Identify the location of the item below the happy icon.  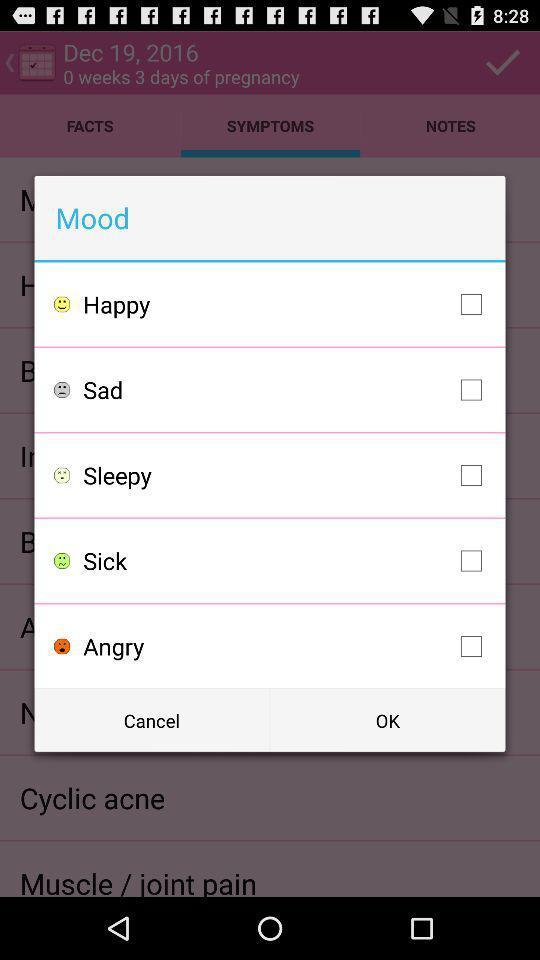
(286, 388).